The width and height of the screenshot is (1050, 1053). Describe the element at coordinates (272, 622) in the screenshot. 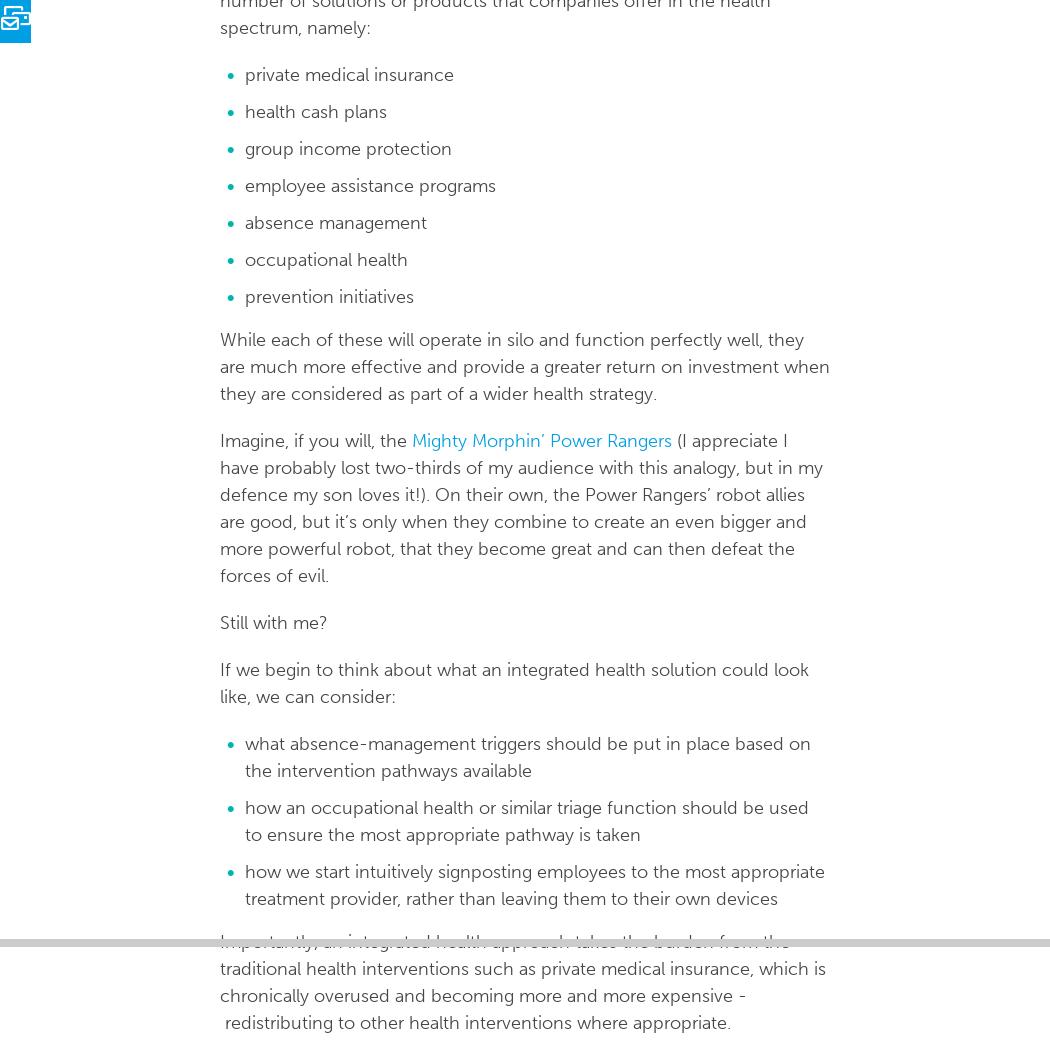

I see `'Still with me?'` at that location.